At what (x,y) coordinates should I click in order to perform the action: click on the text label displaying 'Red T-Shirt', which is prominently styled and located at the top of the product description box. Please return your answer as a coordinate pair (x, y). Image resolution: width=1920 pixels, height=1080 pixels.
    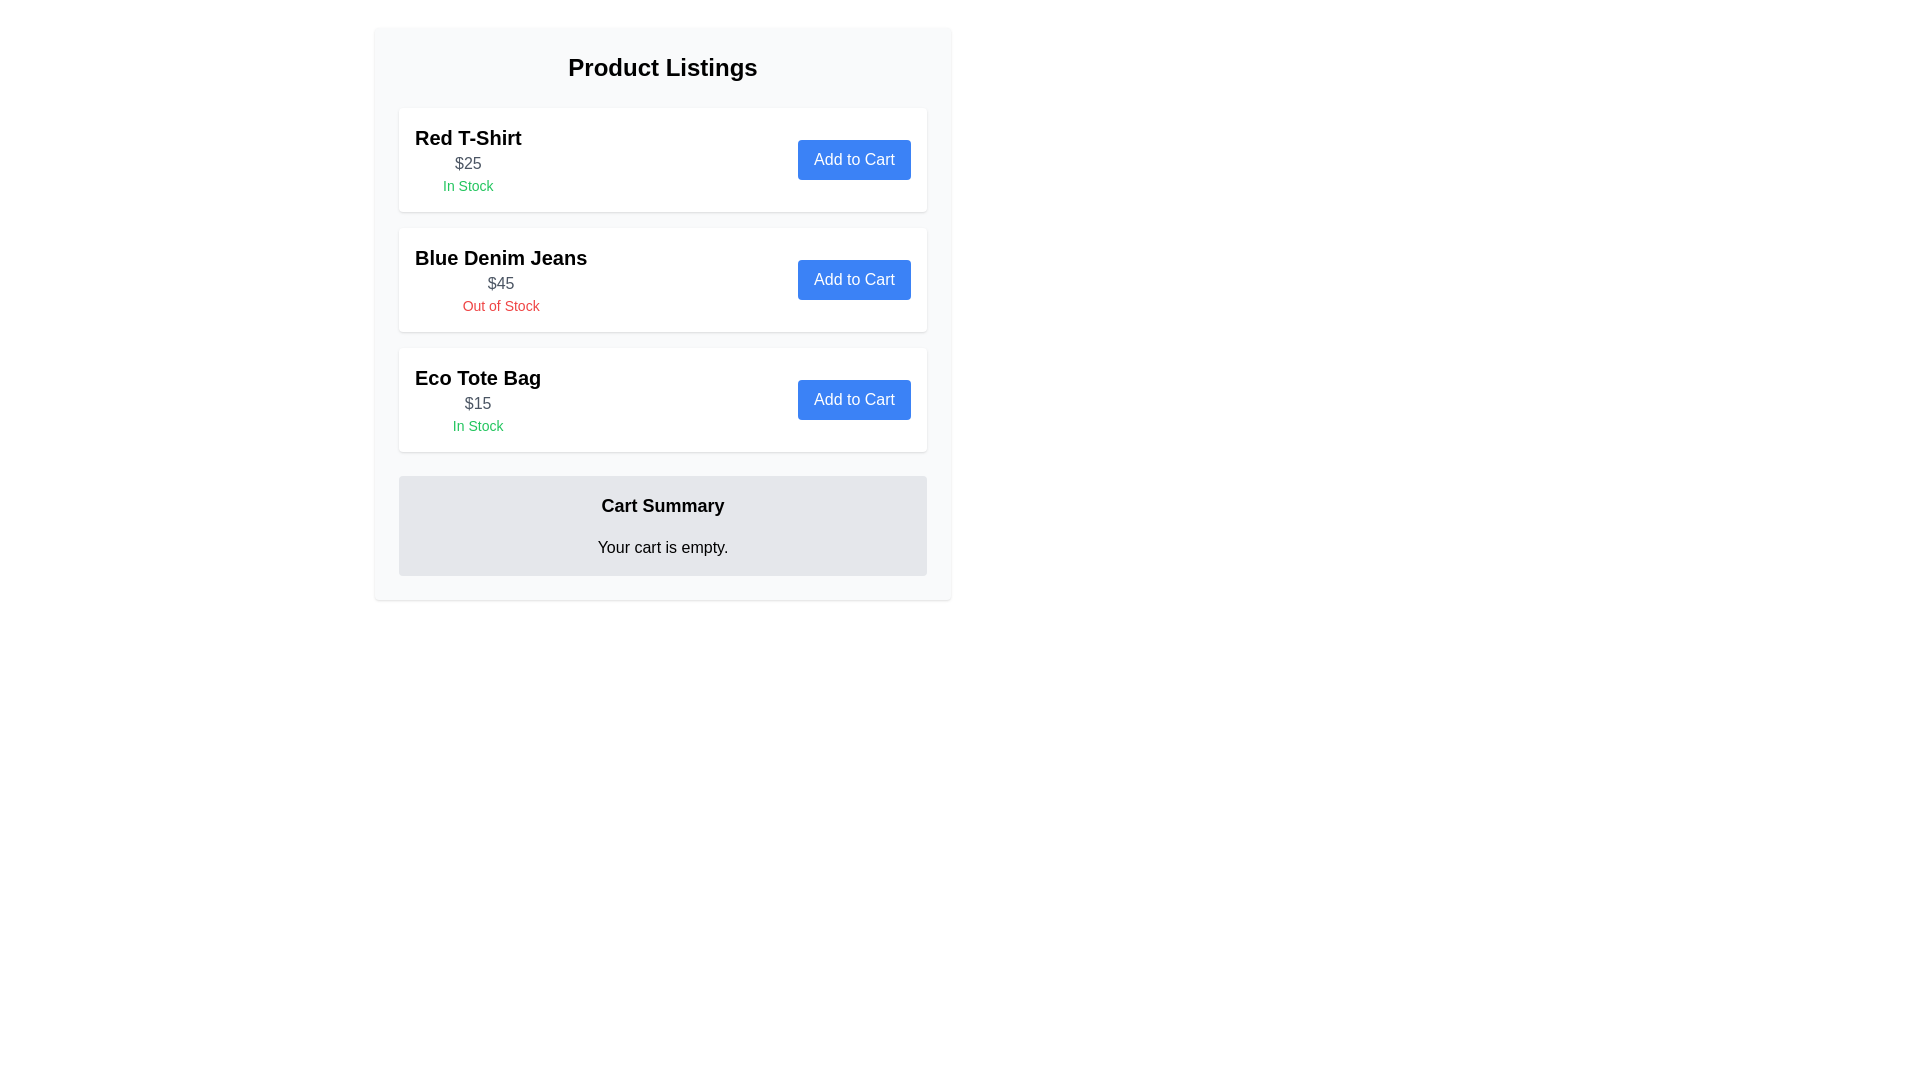
    Looking at the image, I should click on (467, 137).